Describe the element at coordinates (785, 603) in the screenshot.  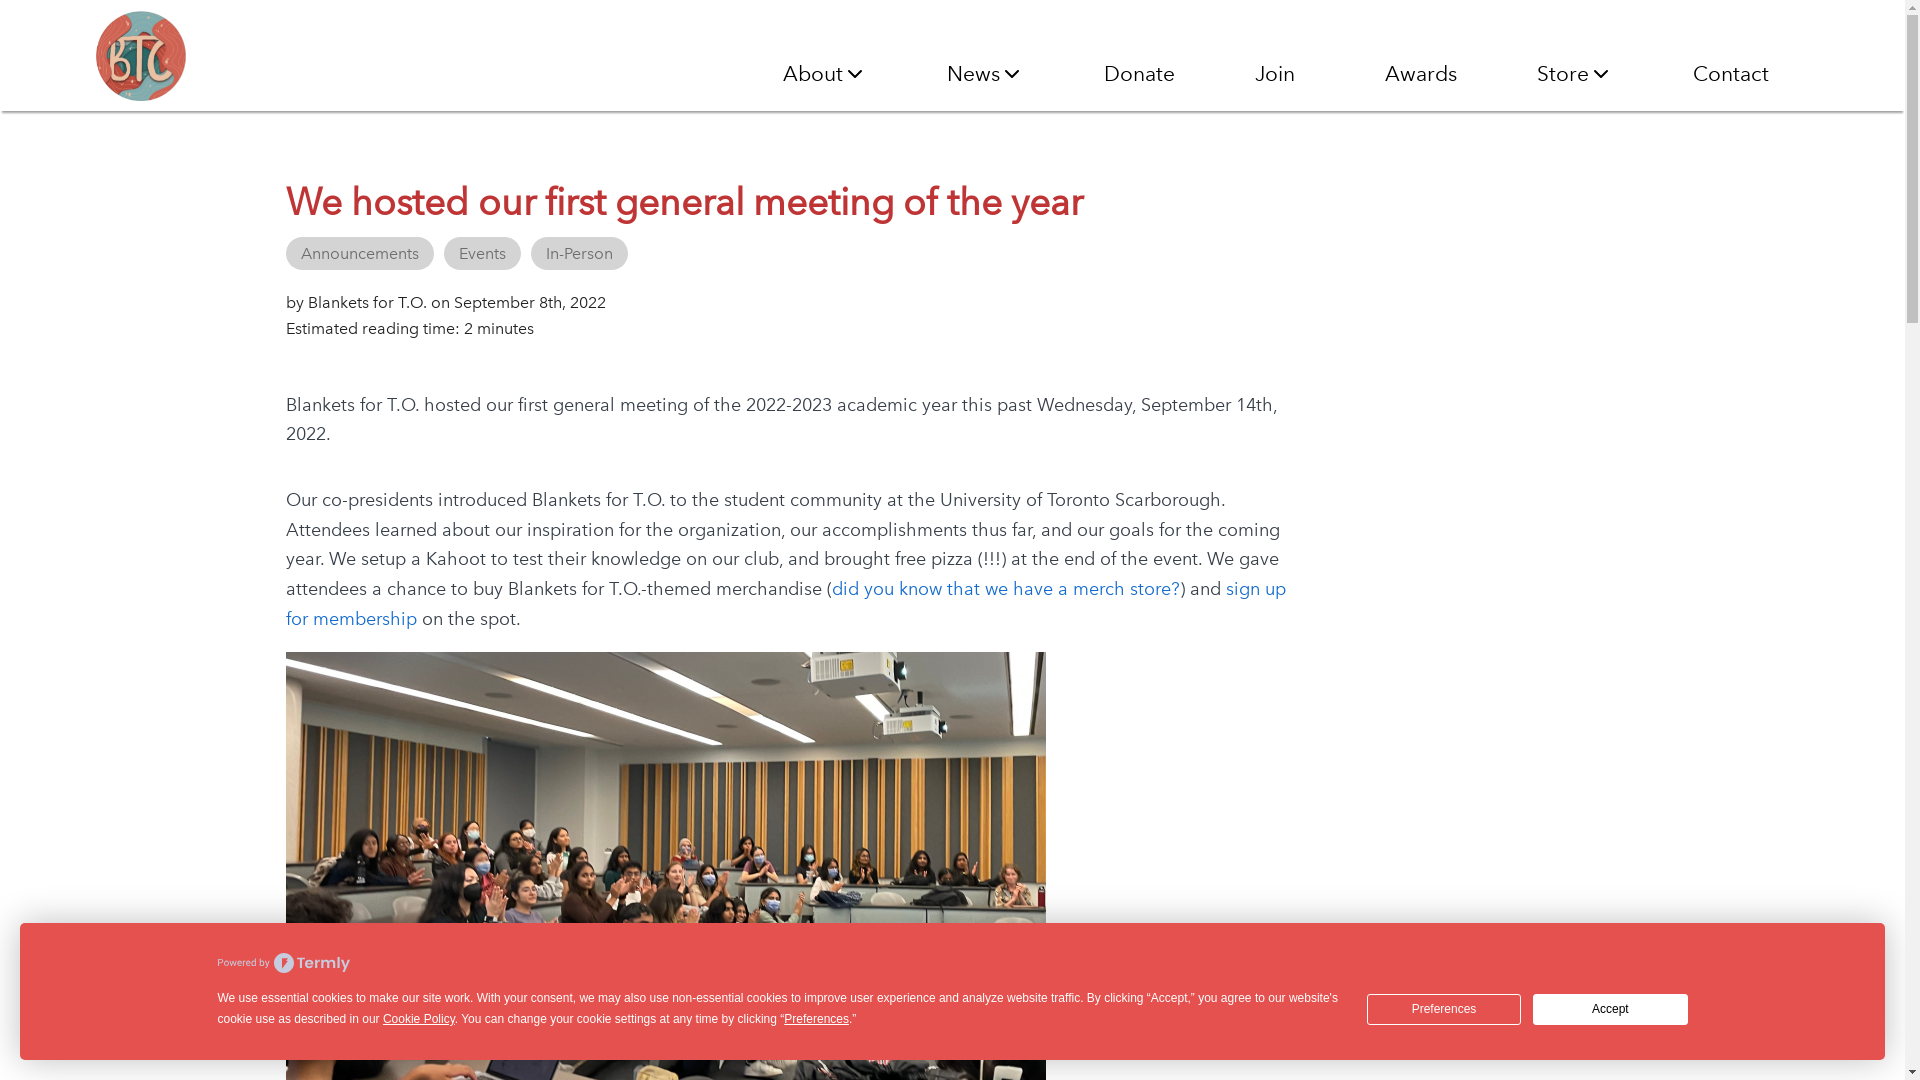
I see `'sign up for membership'` at that location.